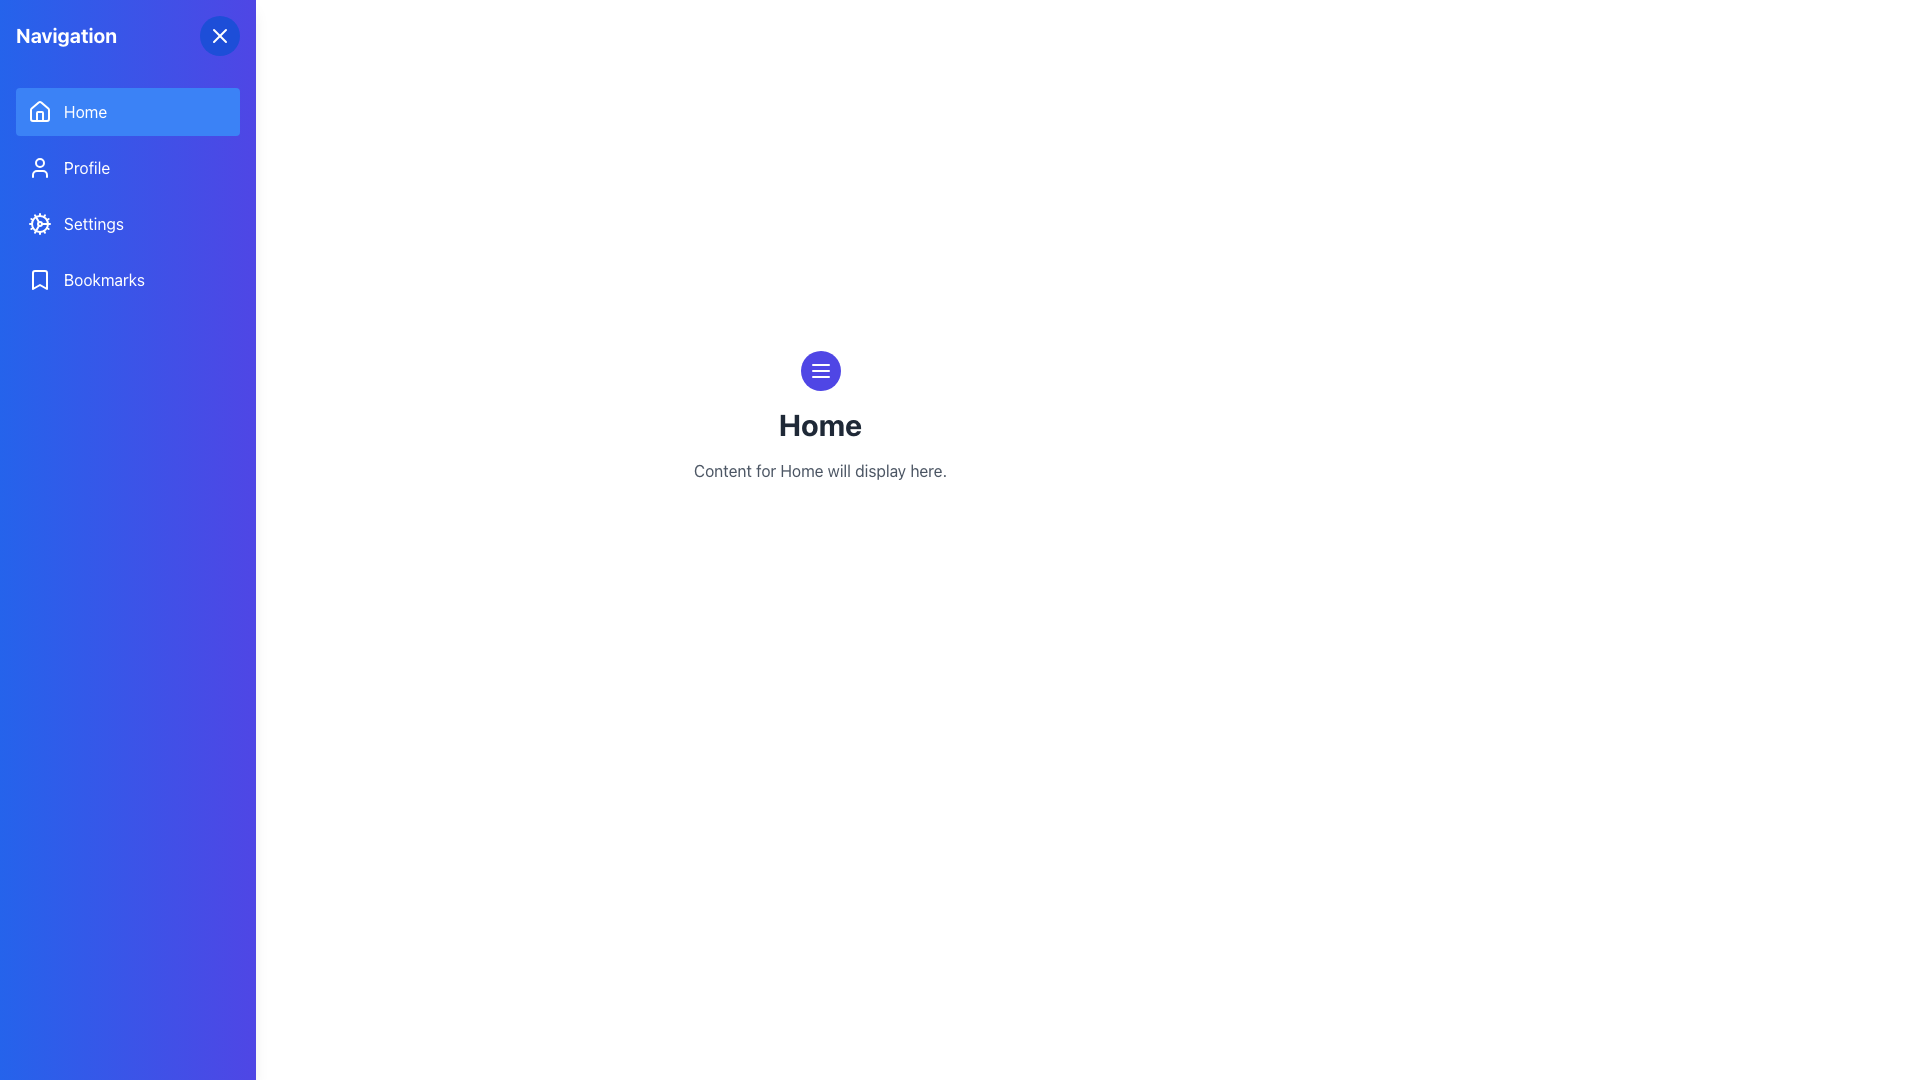  I want to click on the Header text element located below a small interactive button with an indigo background, which serves as the page's header and provides an indication of the current section being viewed, so click(820, 423).